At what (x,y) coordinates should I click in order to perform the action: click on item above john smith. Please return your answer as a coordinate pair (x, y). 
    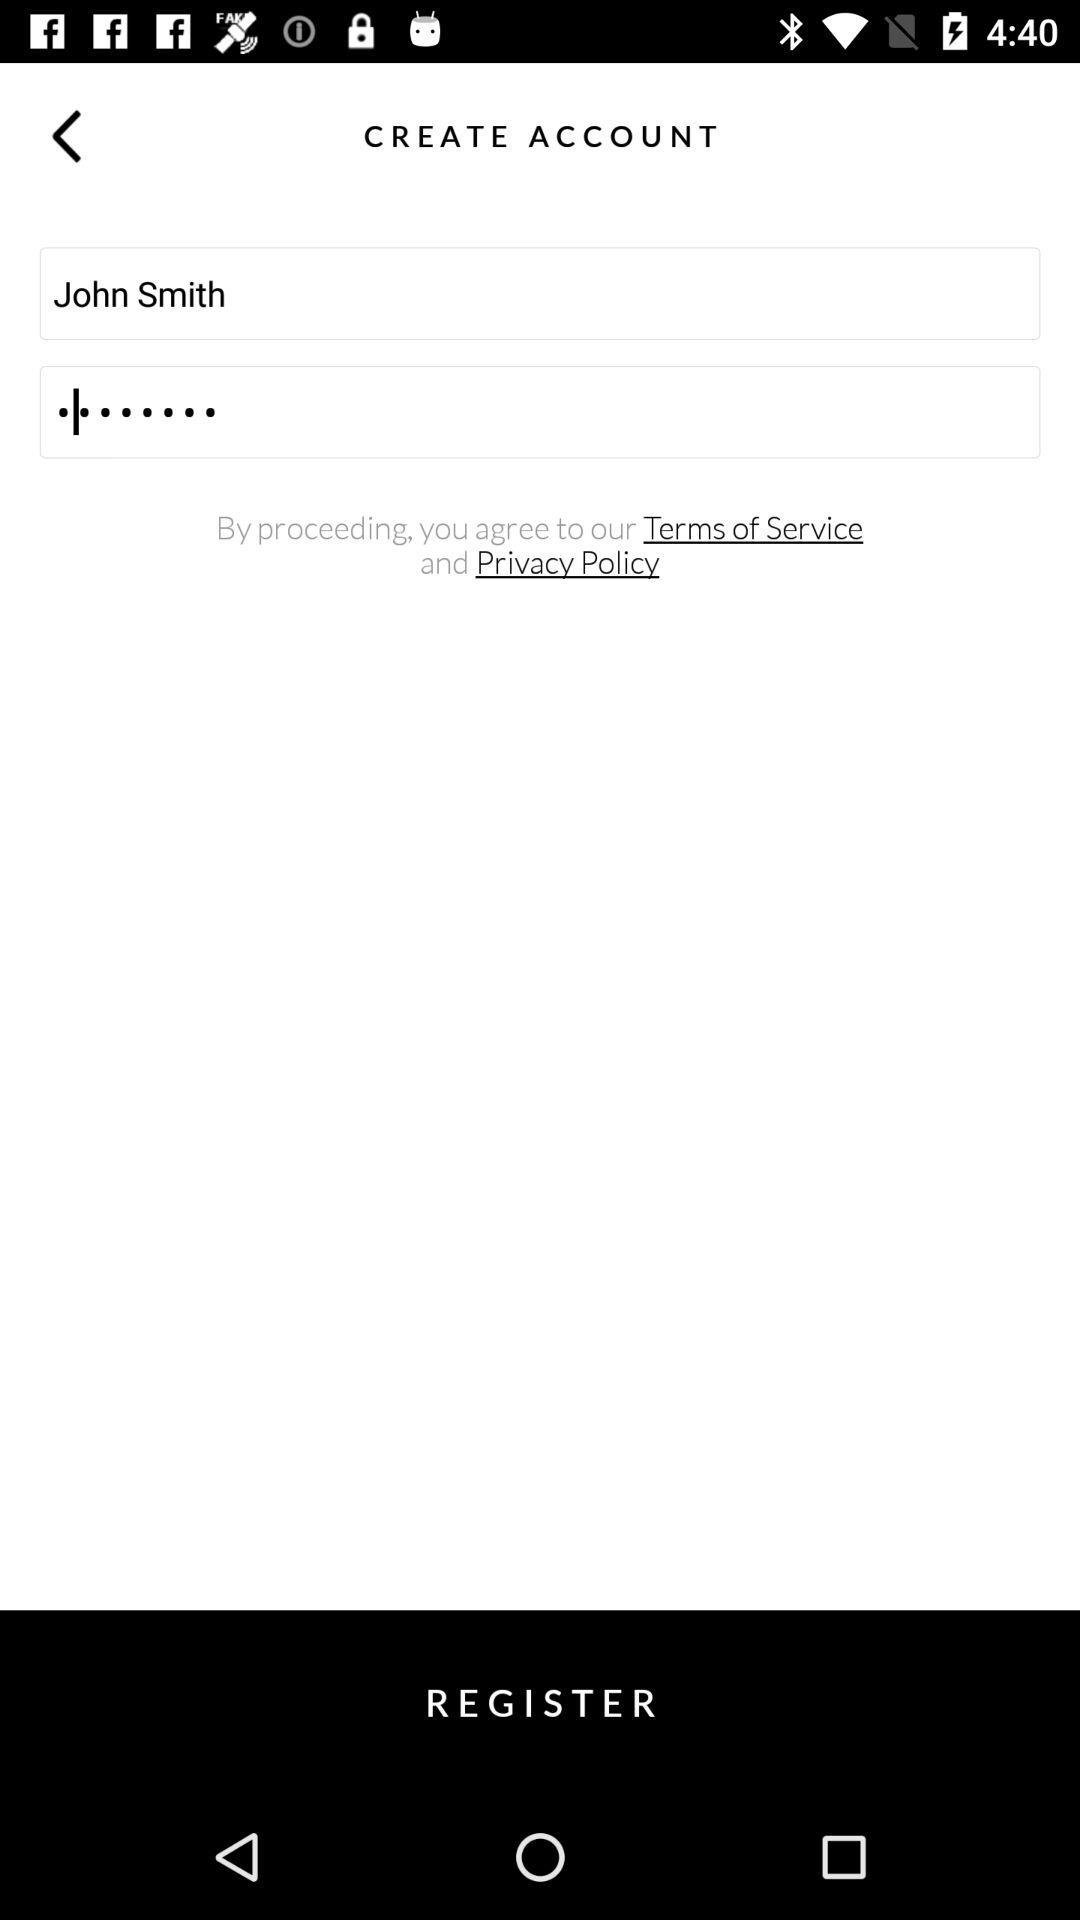
    Looking at the image, I should click on (1014, 134).